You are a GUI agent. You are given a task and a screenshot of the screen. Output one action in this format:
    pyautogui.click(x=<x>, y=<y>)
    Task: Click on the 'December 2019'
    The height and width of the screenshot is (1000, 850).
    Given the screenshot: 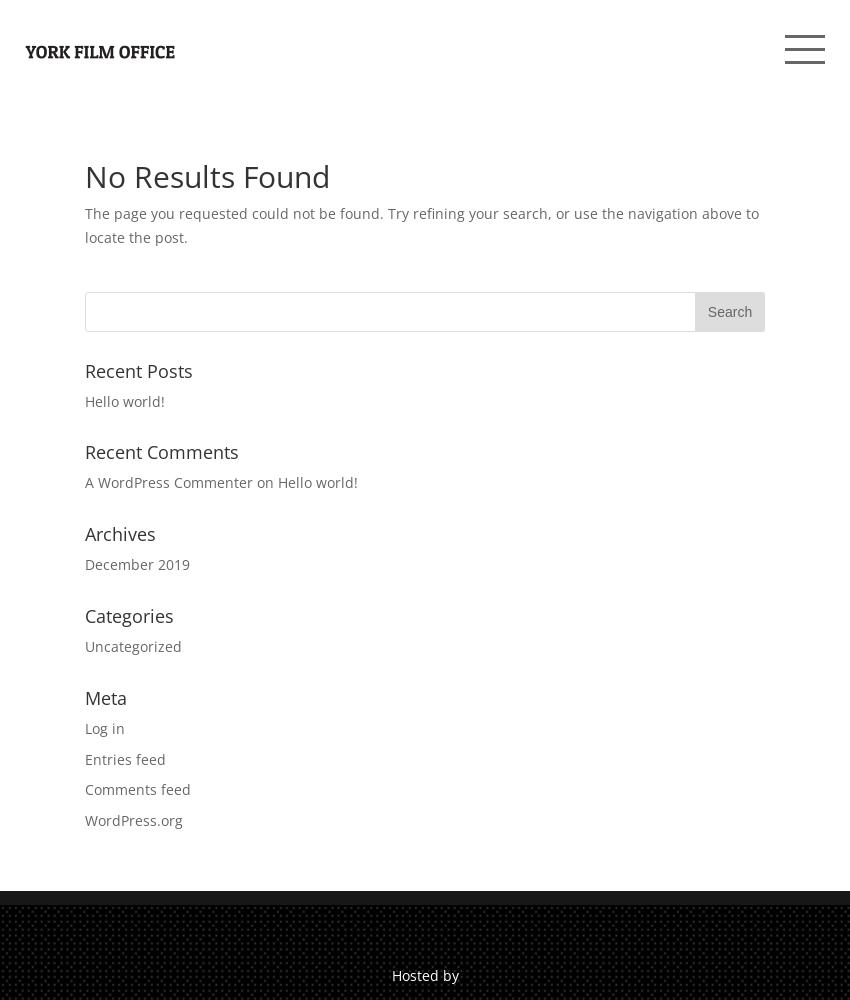 What is the action you would take?
    pyautogui.click(x=137, y=563)
    